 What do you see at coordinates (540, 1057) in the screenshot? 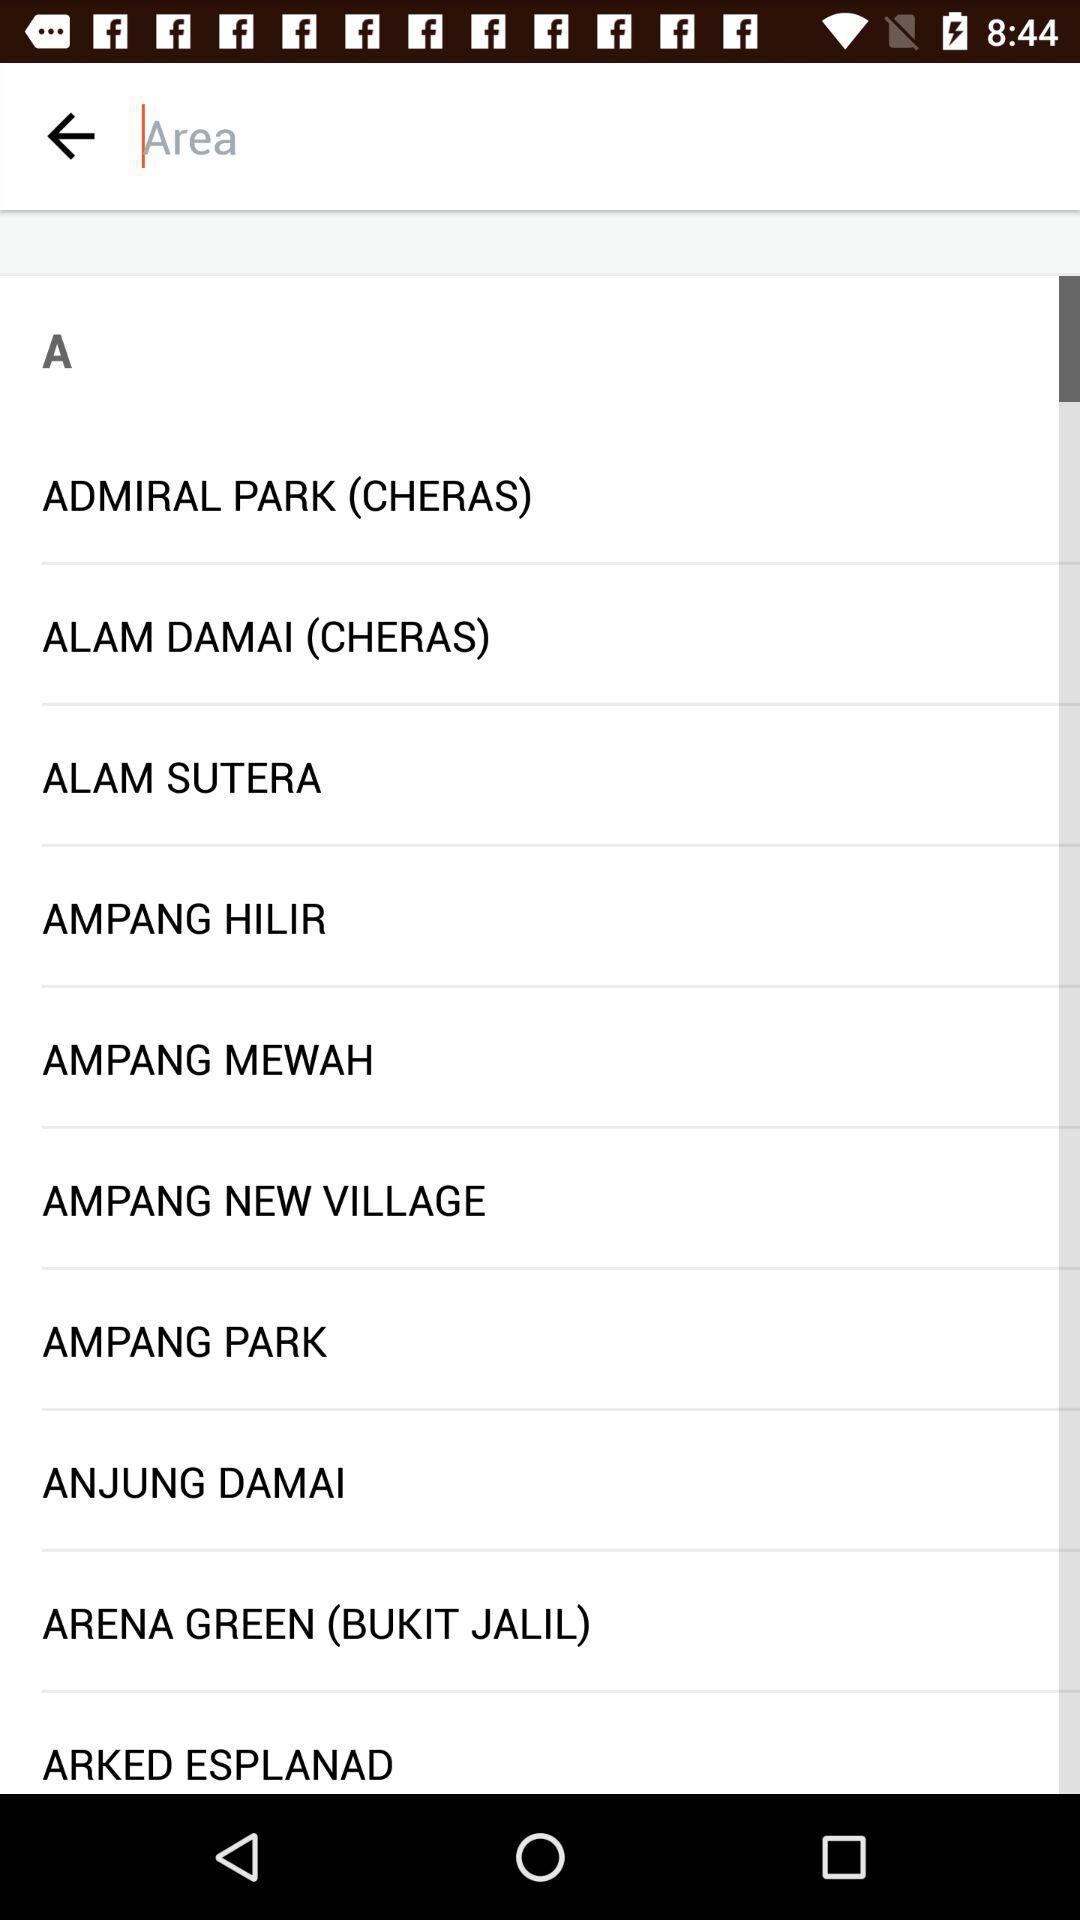
I see `the ampang mewah item` at bounding box center [540, 1057].